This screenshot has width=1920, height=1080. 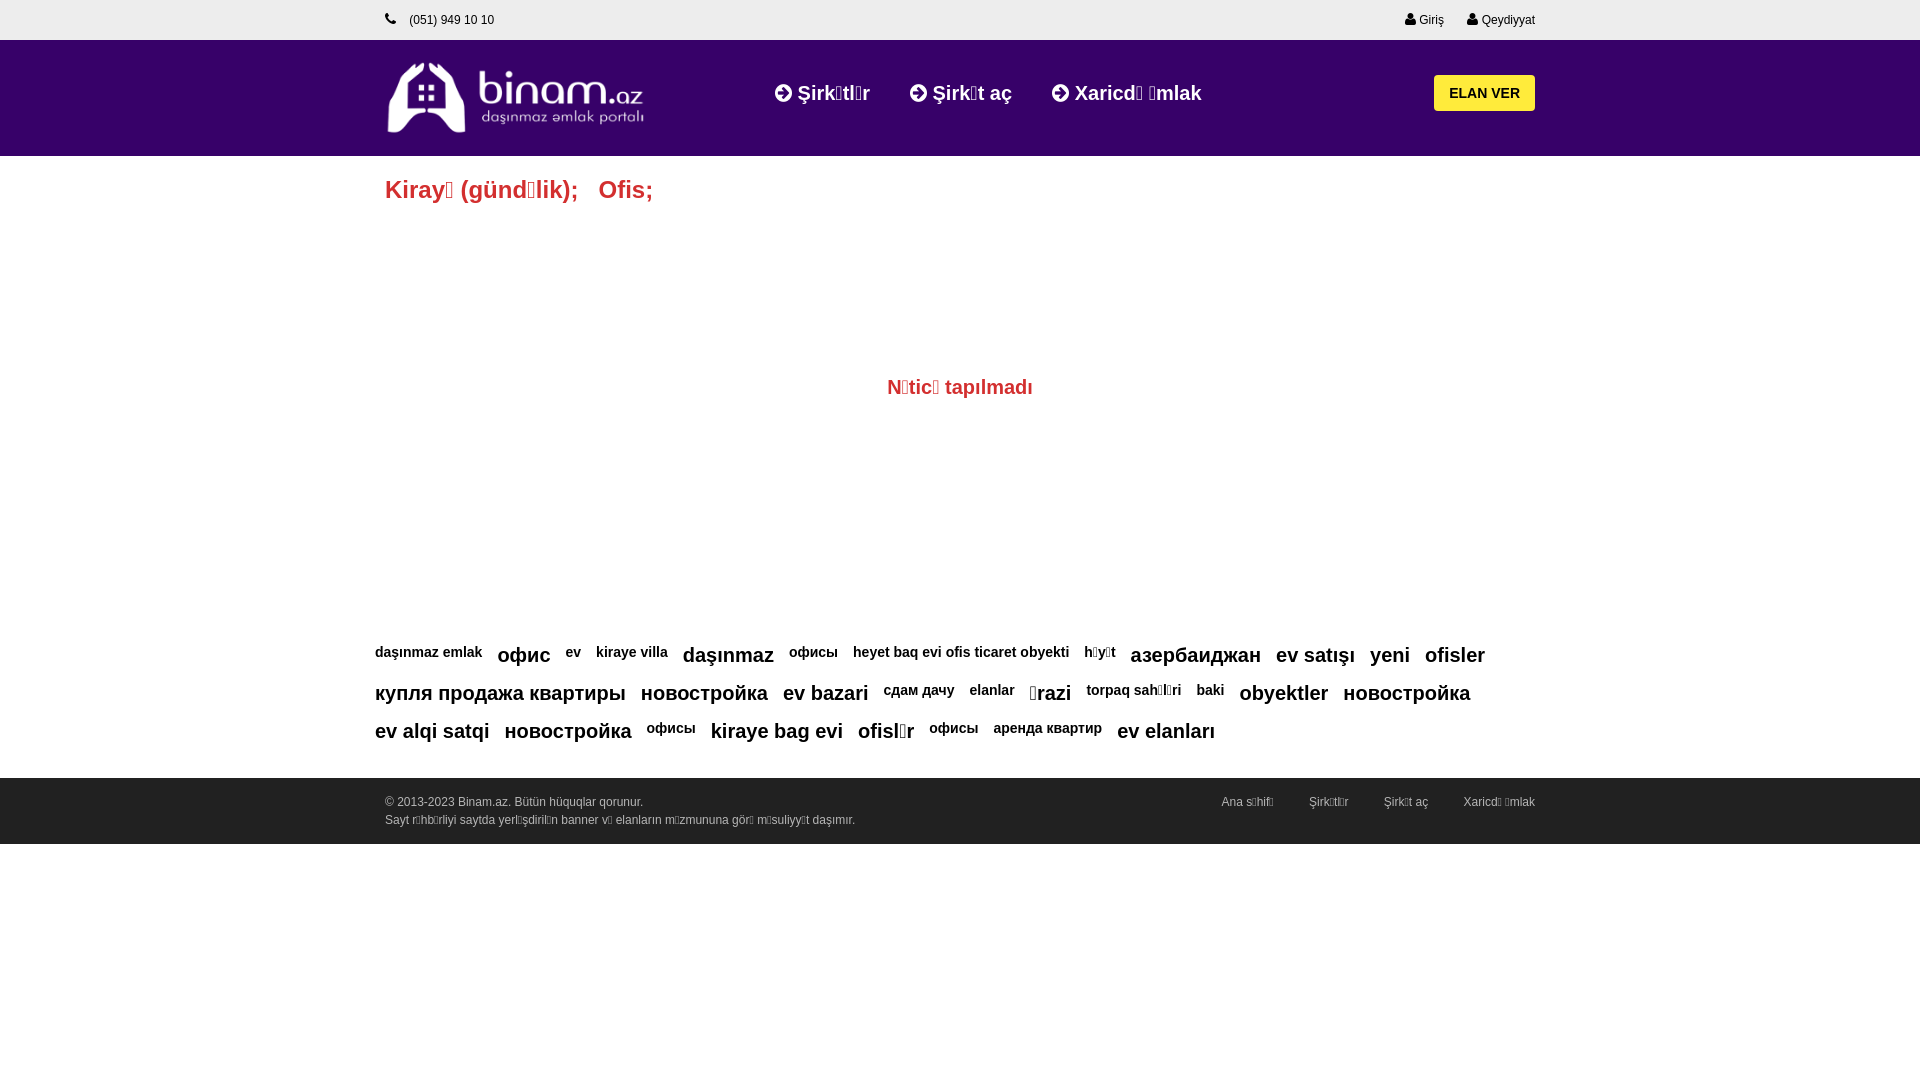 I want to click on 'heyet baq evi ofis ticaret obyekti', so click(x=960, y=651).